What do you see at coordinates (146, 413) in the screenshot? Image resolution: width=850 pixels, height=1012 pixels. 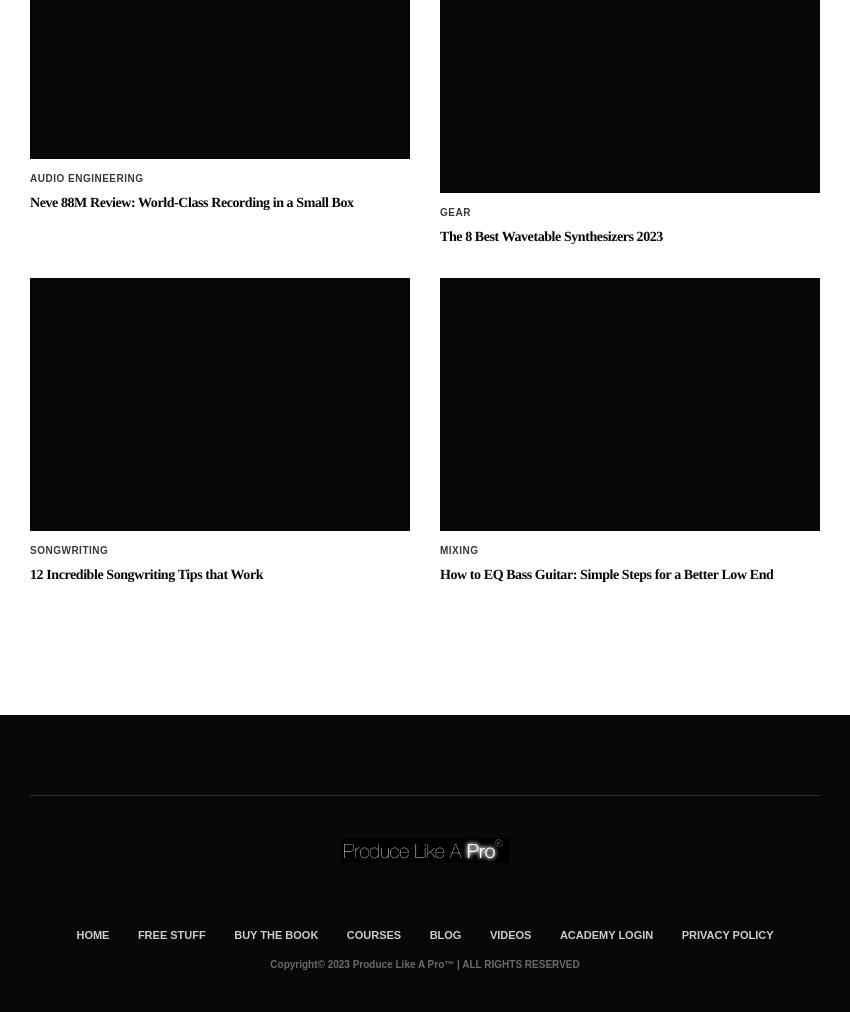 I see `'12 Incredible Songwriting Tips that Work'` at bounding box center [146, 413].